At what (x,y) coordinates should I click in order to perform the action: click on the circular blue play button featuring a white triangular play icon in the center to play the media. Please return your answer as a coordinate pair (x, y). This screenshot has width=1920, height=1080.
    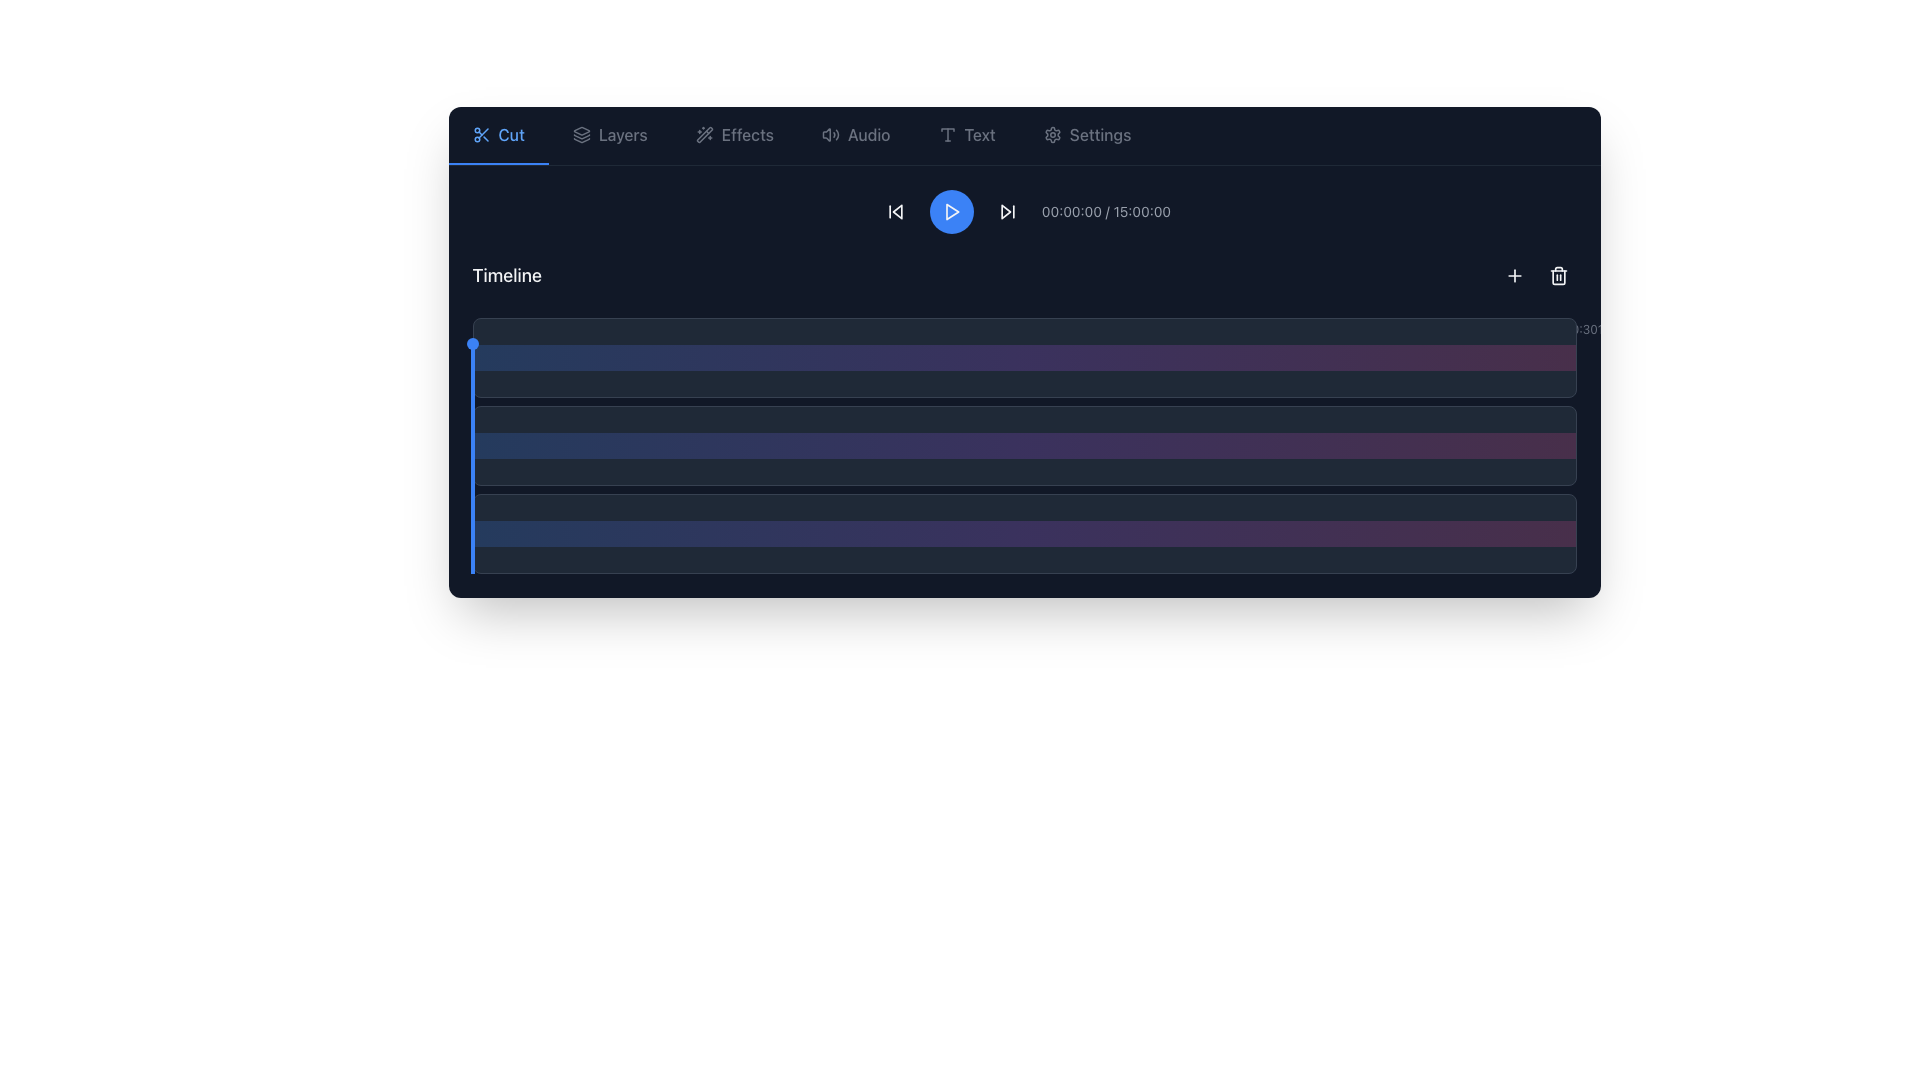
    Looking at the image, I should click on (950, 212).